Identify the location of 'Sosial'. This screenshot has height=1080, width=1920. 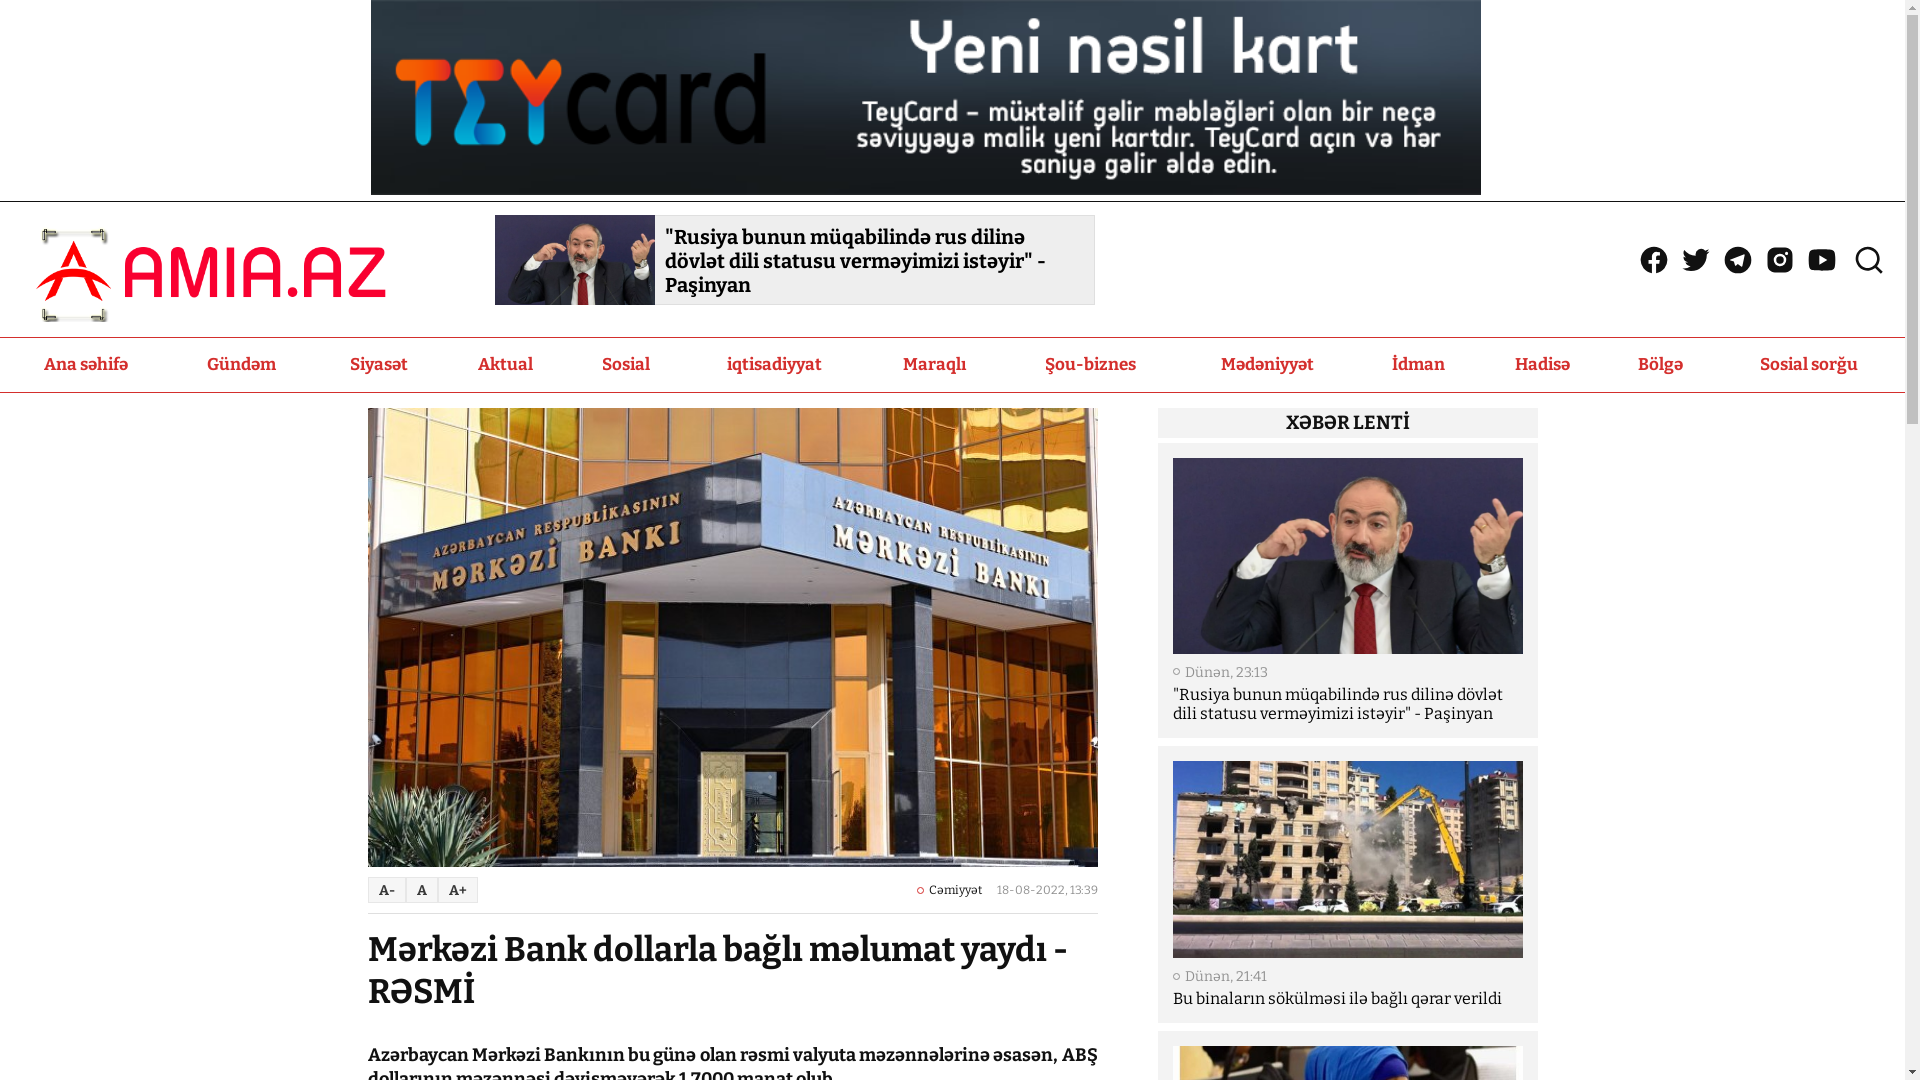
(625, 365).